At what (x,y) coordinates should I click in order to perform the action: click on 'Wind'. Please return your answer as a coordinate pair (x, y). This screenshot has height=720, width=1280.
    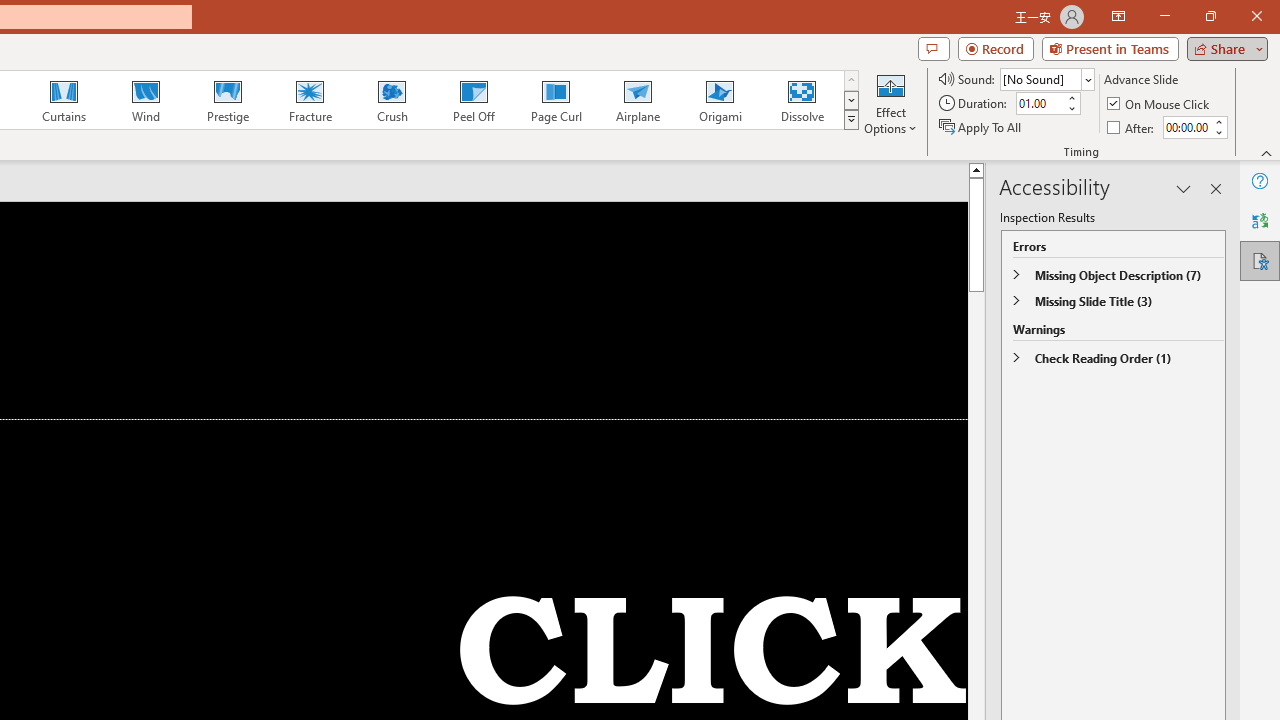
    Looking at the image, I should click on (144, 100).